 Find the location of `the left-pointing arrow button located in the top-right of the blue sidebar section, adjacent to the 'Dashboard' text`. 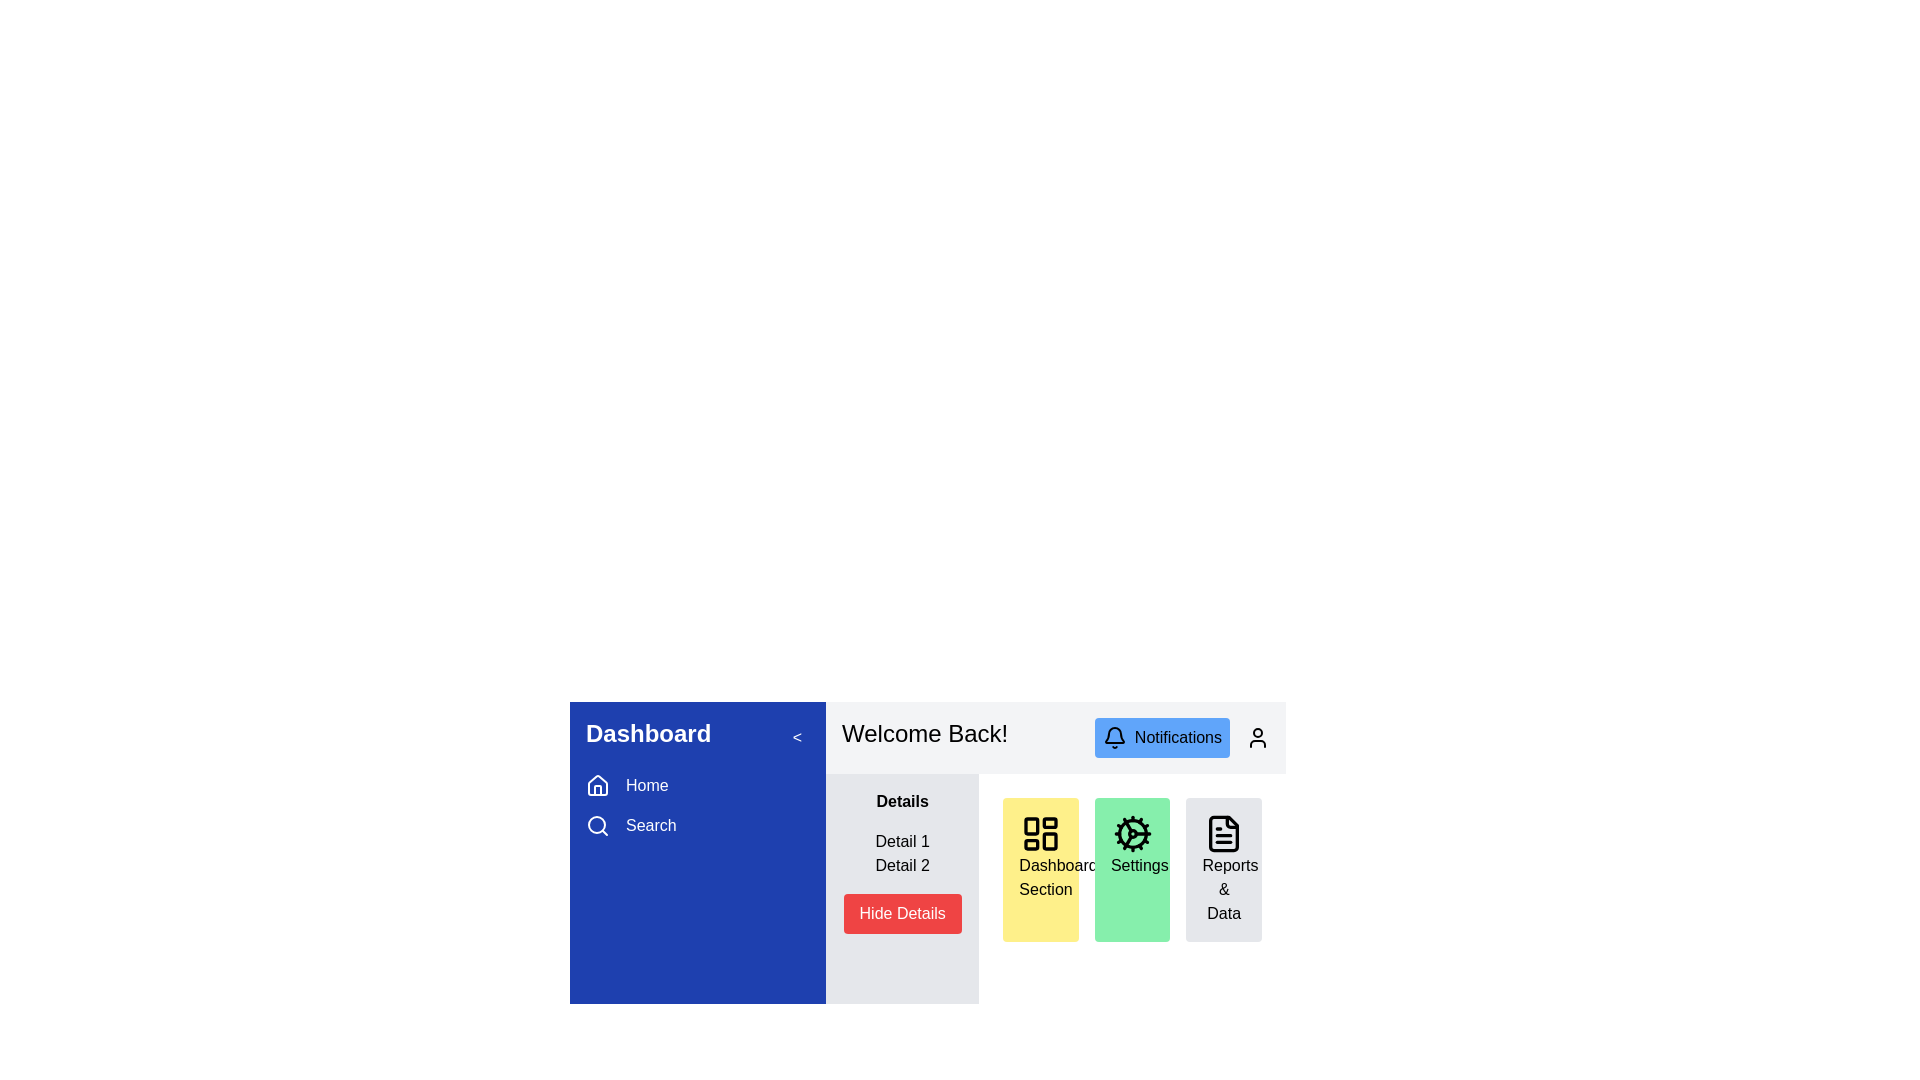

the left-pointing arrow button located in the top-right of the blue sidebar section, adjacent to the 'Dashboard' text is located at coordinates (796, 737).